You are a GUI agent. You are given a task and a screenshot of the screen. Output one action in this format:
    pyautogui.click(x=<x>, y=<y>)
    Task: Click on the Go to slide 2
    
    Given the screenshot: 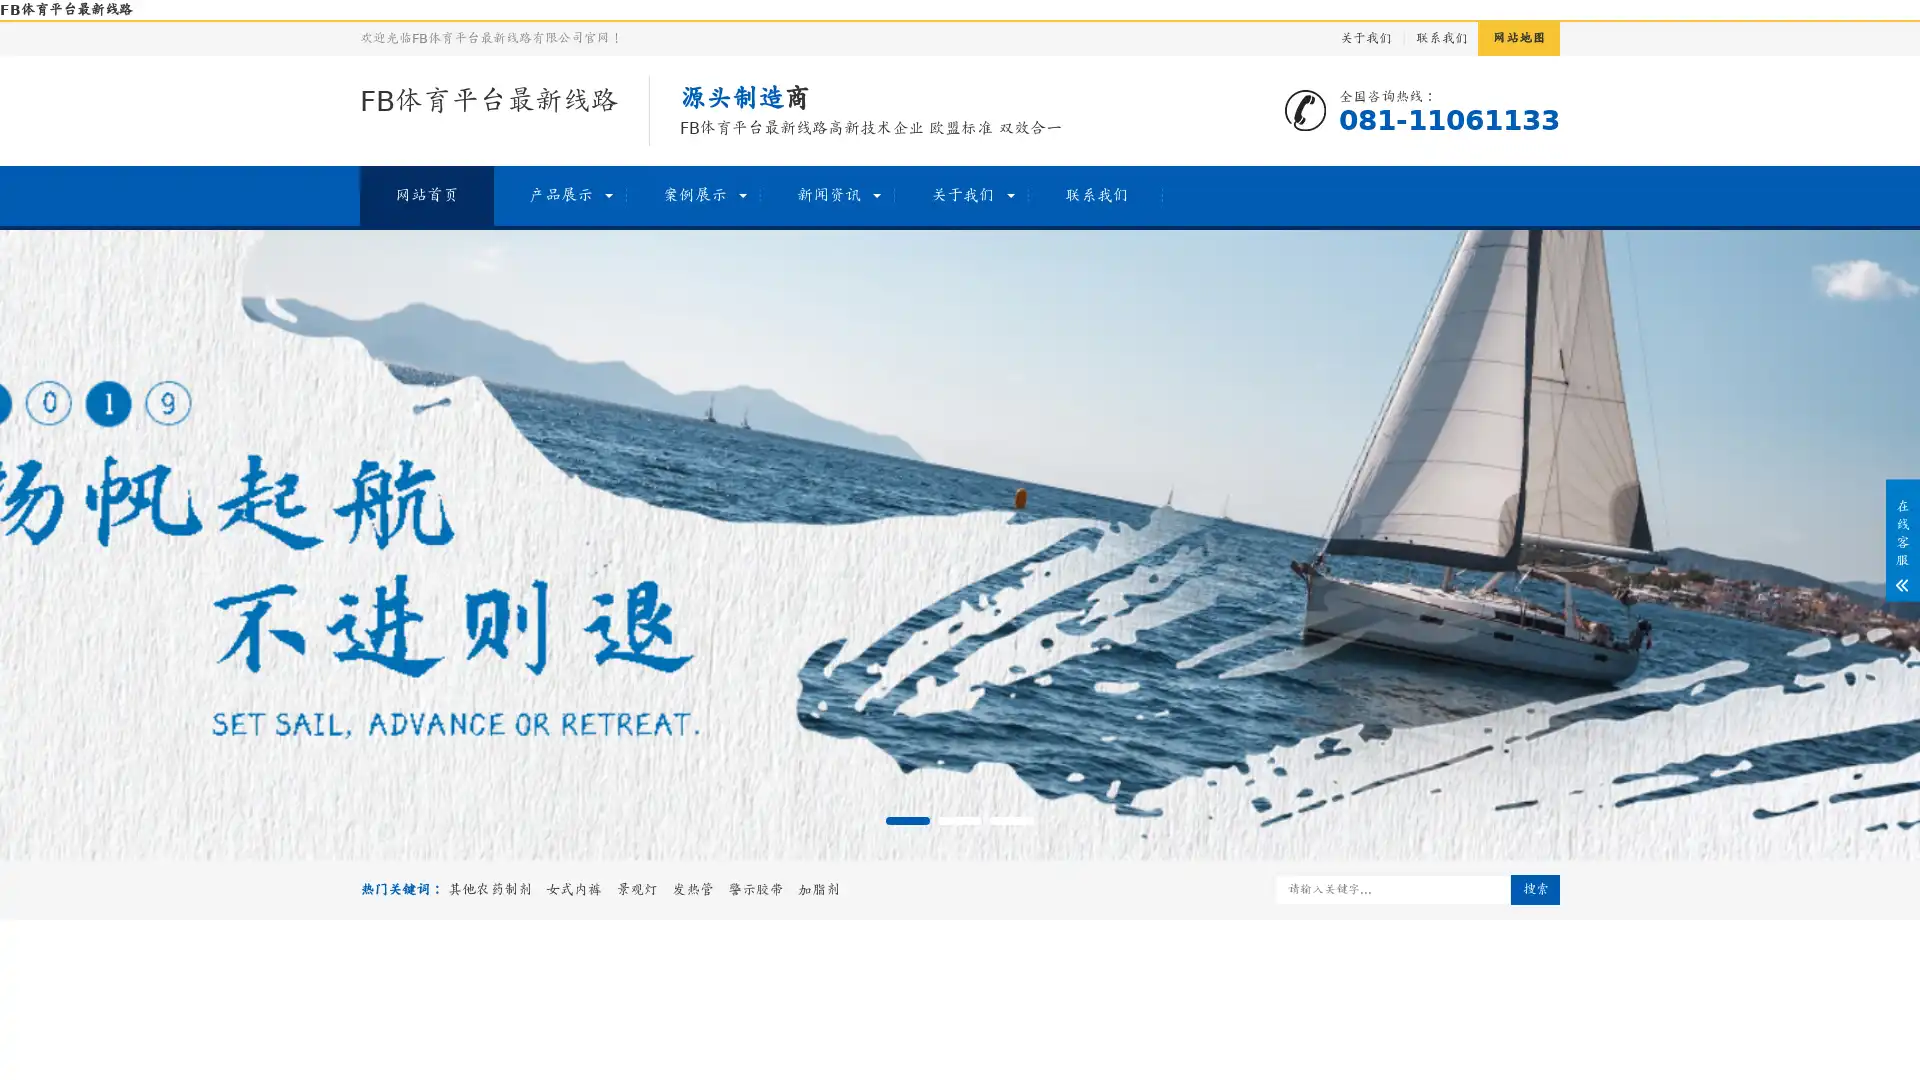 What is the action you would take?
    pyautogui.click(x=960, y=821)
    